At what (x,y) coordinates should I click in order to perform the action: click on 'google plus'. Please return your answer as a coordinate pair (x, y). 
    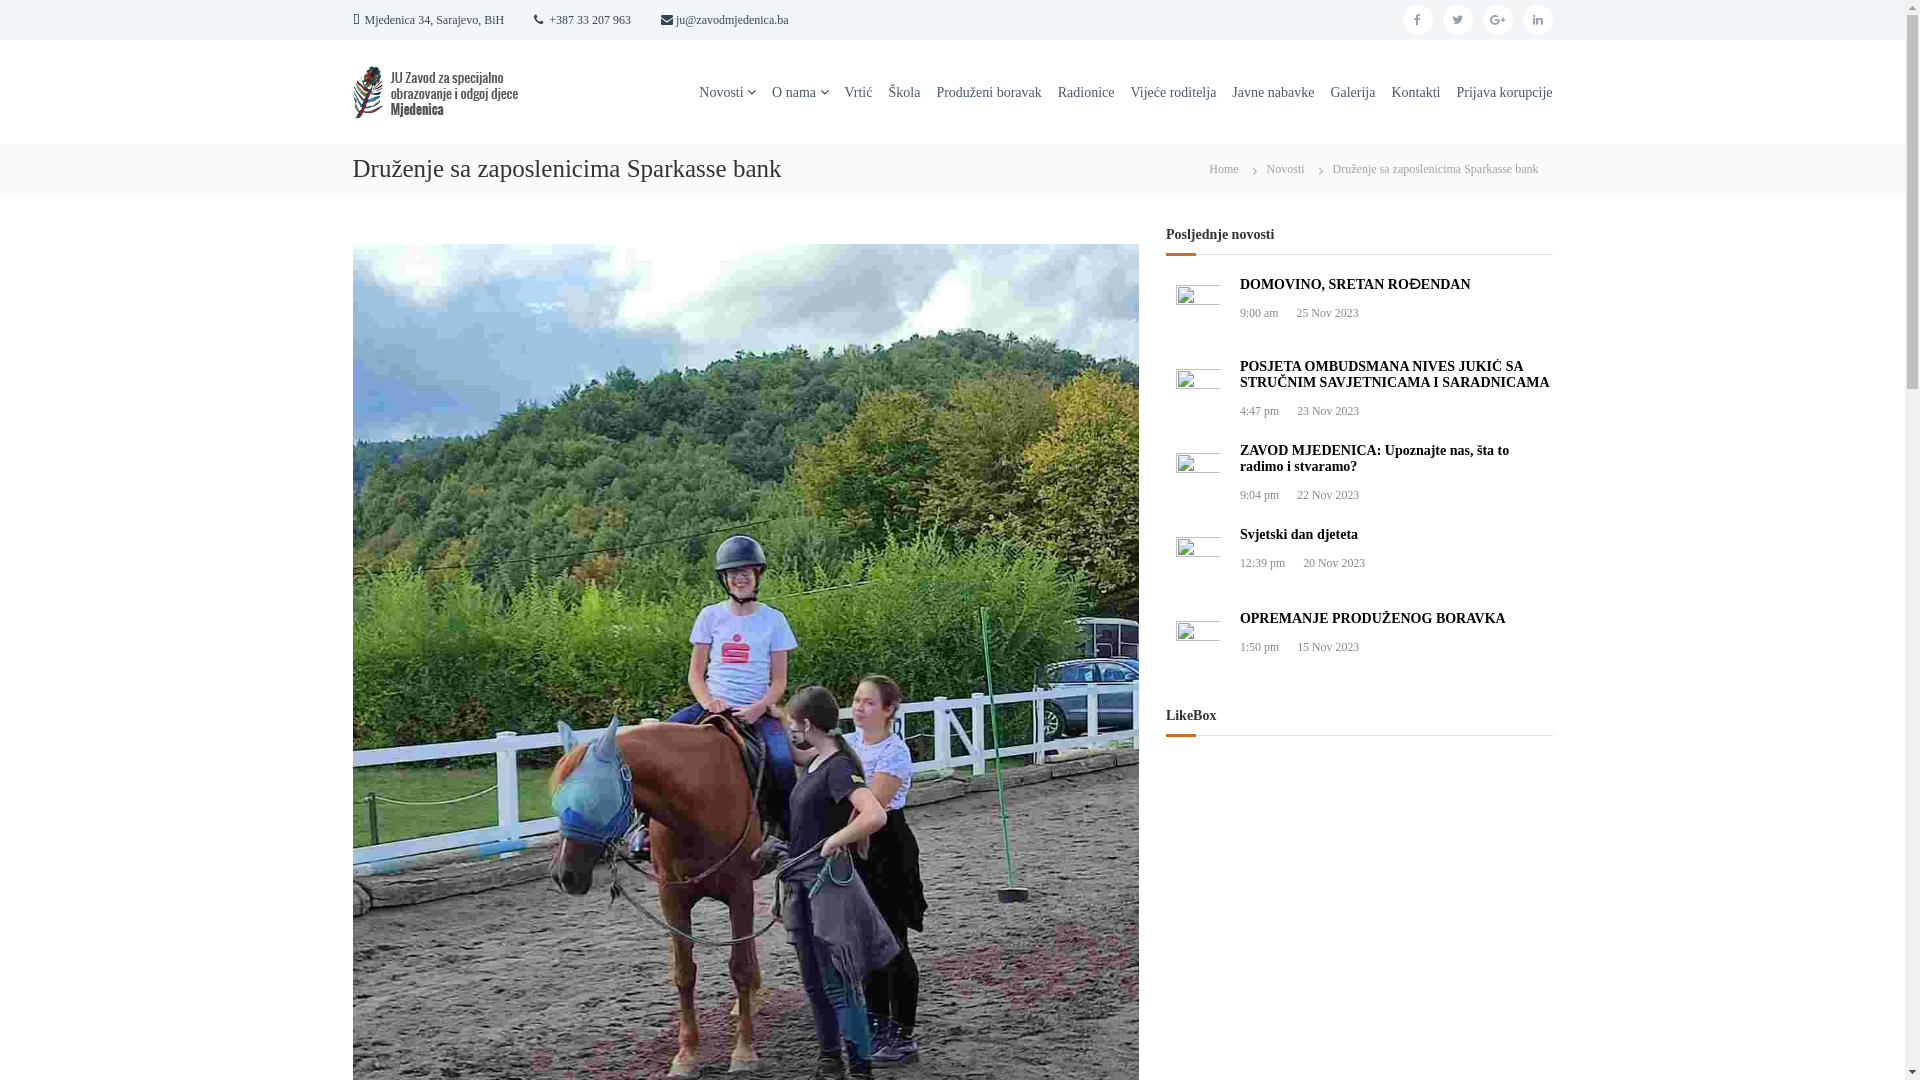
    Looking at the image, I should click on (1482, 19).